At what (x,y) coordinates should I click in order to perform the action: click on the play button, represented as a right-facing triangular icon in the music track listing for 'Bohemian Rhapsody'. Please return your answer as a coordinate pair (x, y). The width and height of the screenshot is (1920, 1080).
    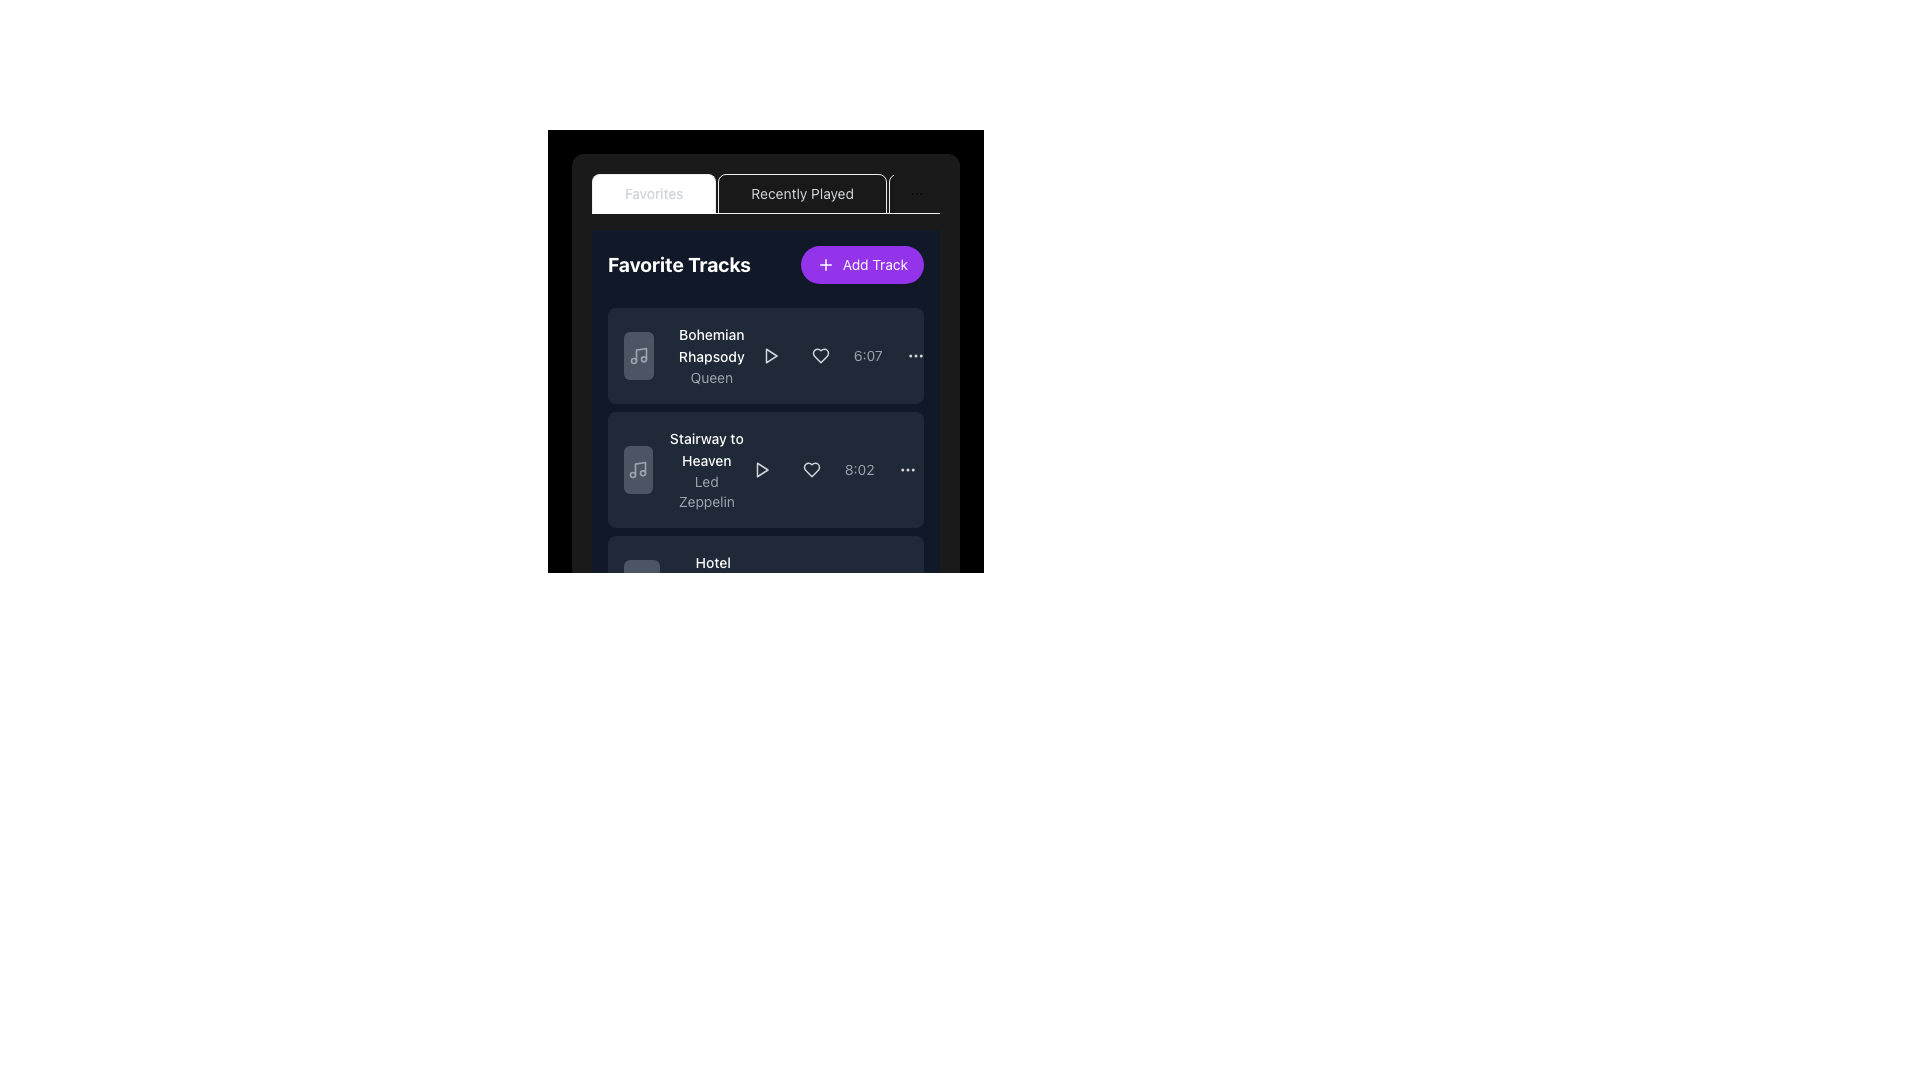
    Looking at the image, I should click on (770, 354).